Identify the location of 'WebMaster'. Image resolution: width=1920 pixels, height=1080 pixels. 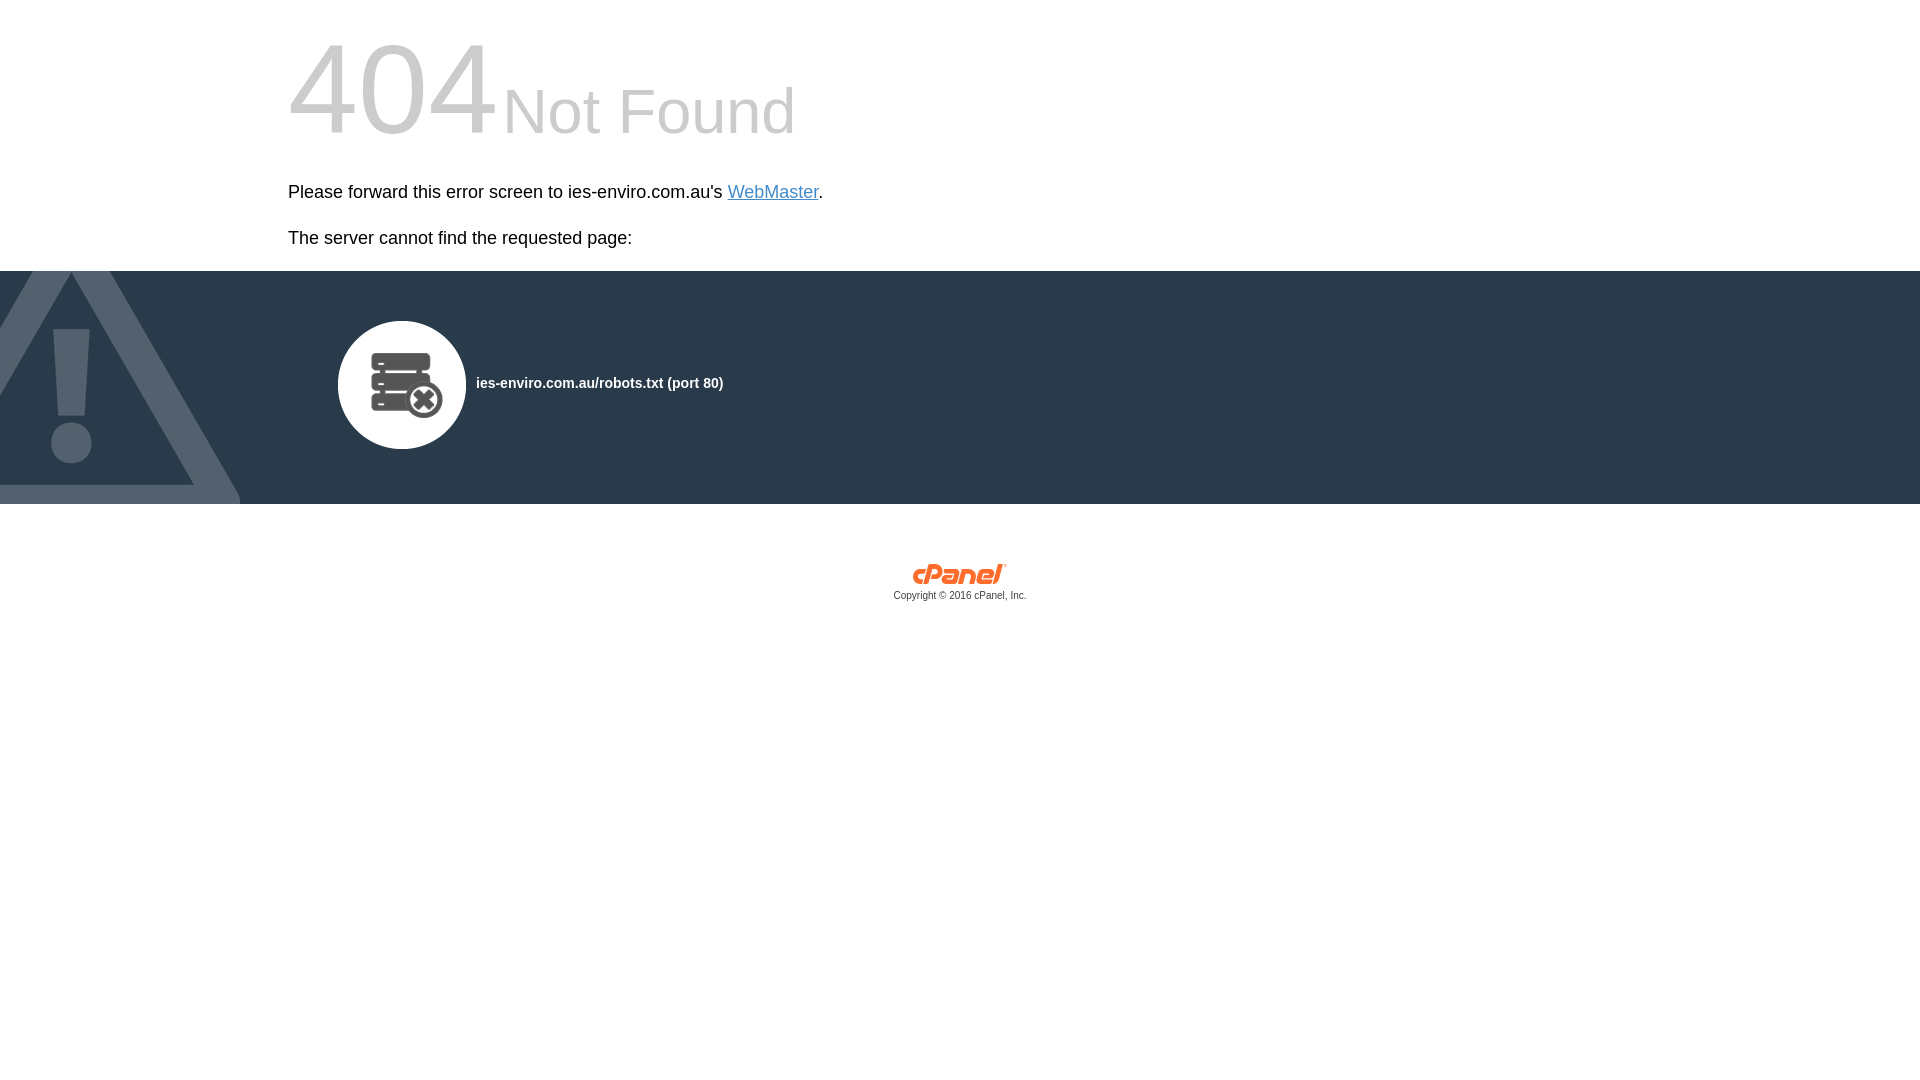
(727, 192).